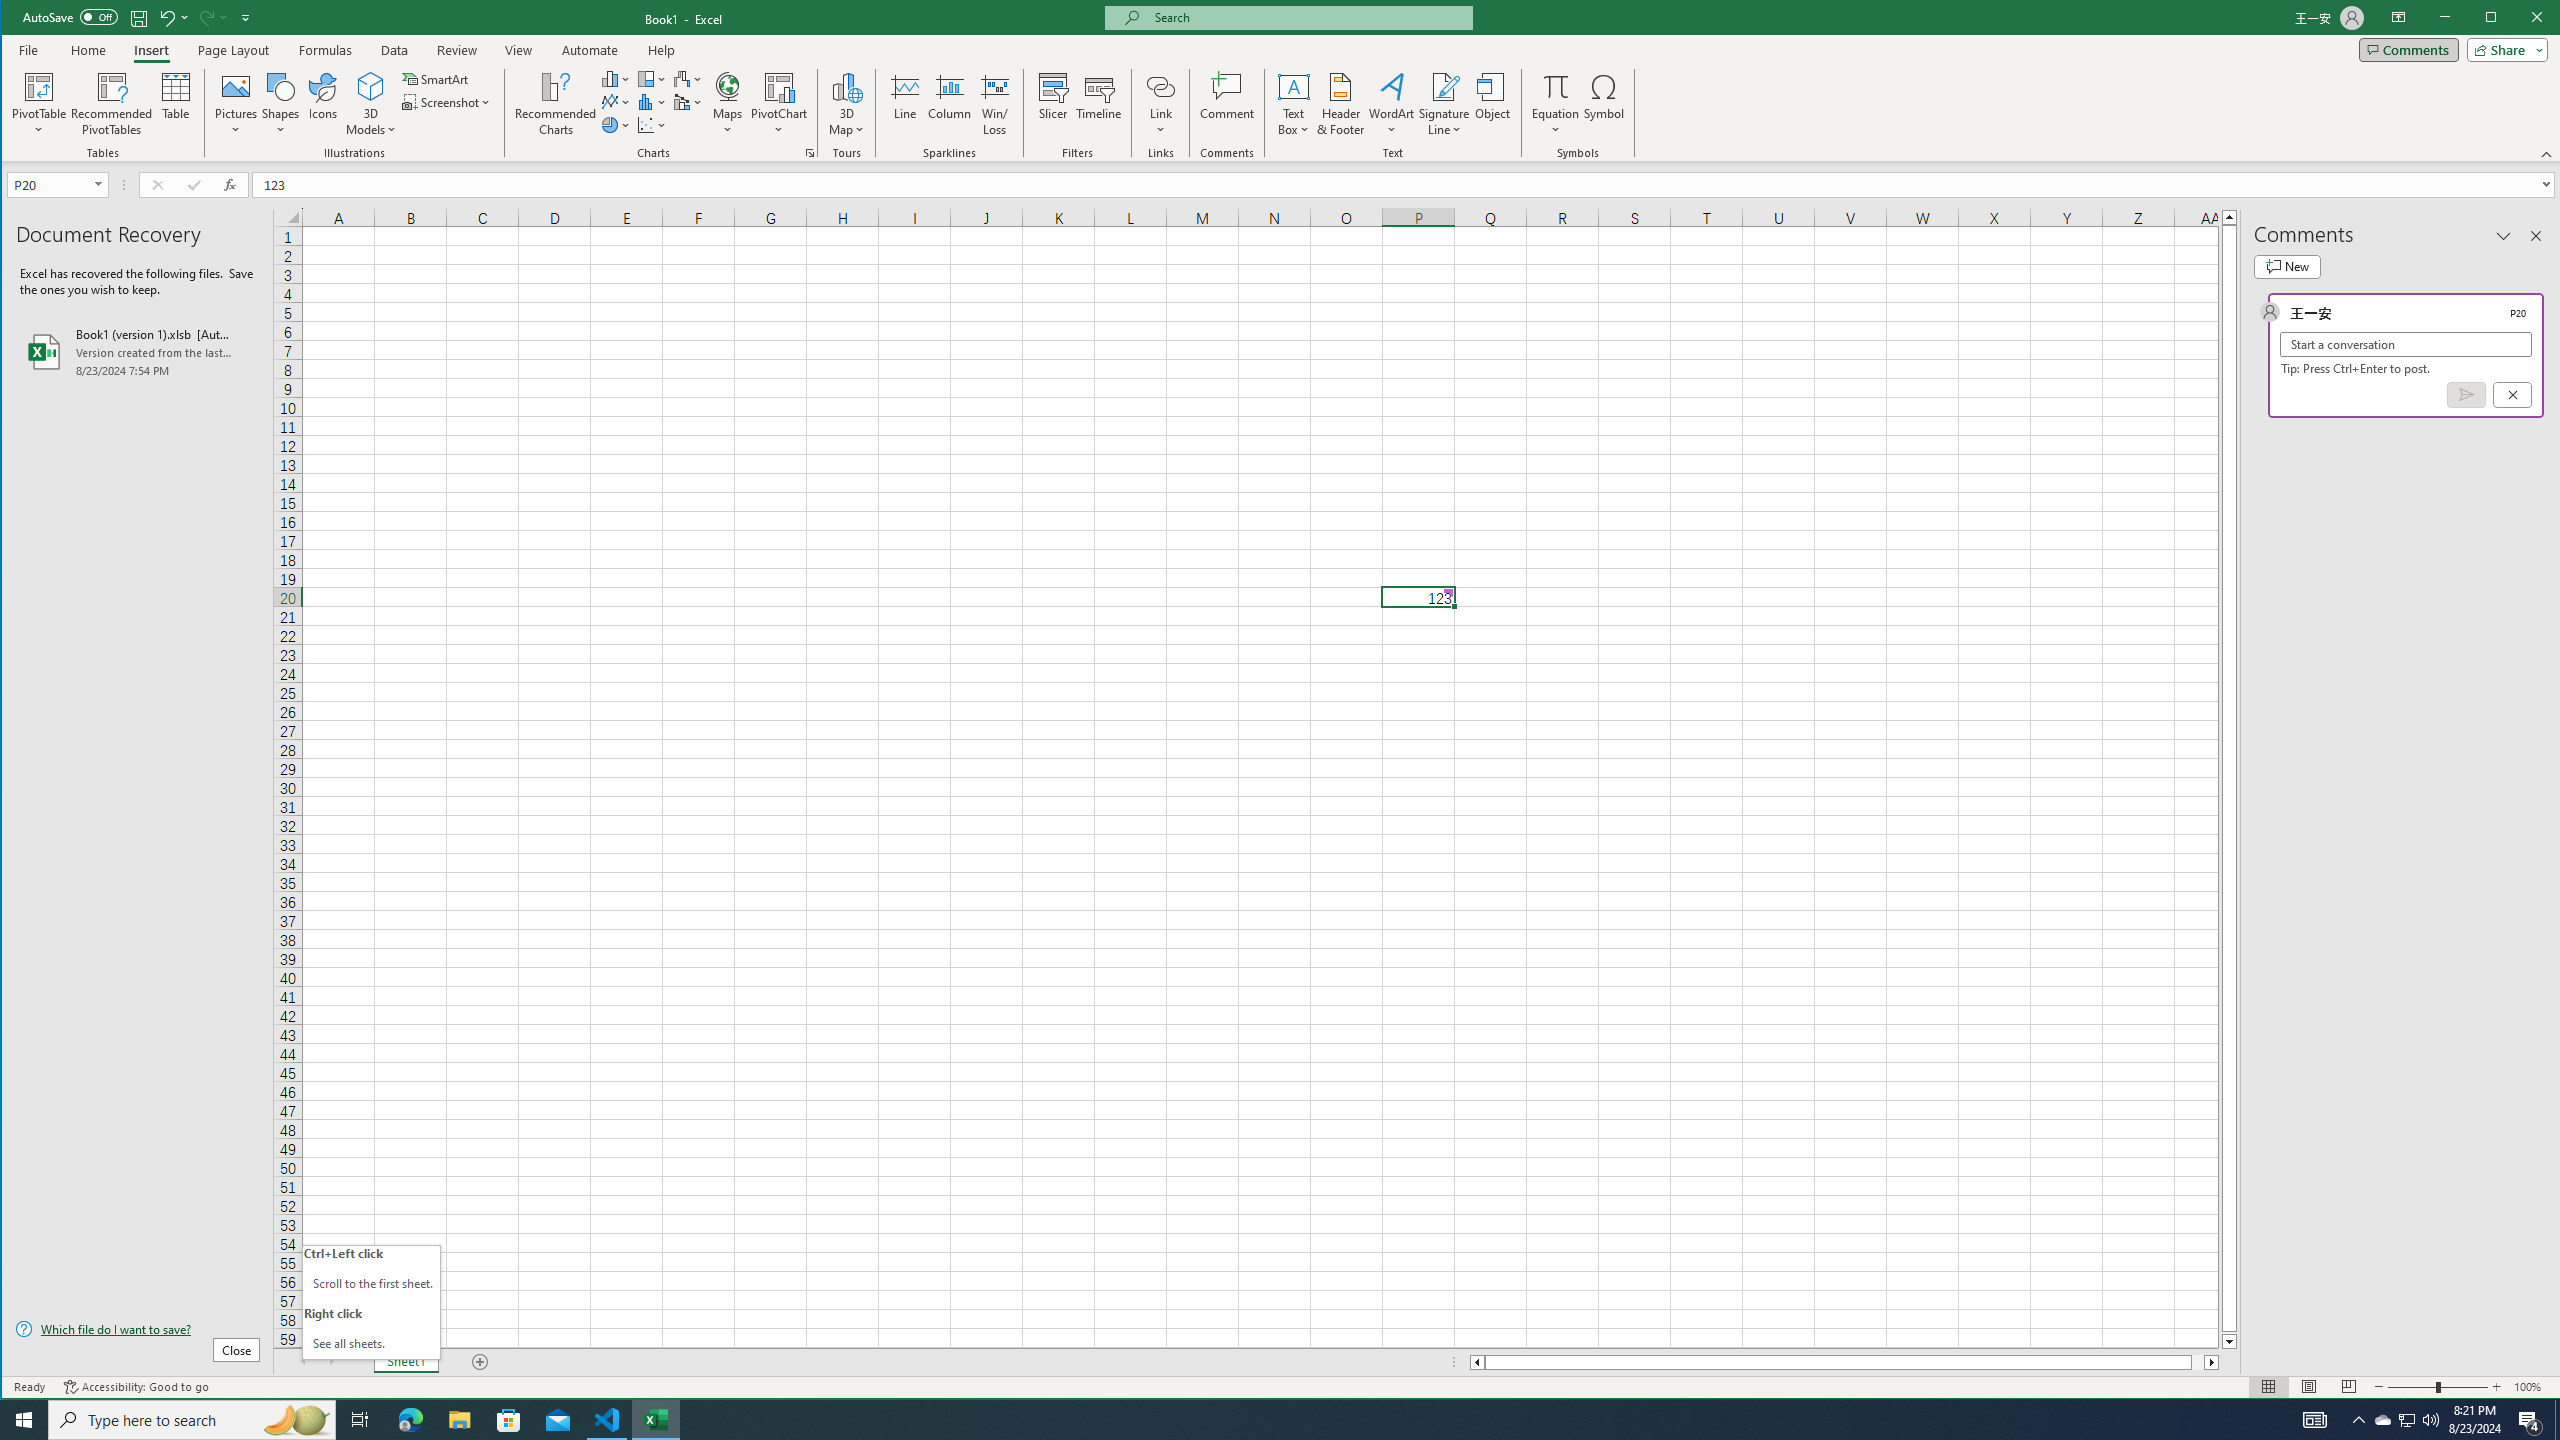  I want to click on 'Add Sheet', so click(480, 1362).